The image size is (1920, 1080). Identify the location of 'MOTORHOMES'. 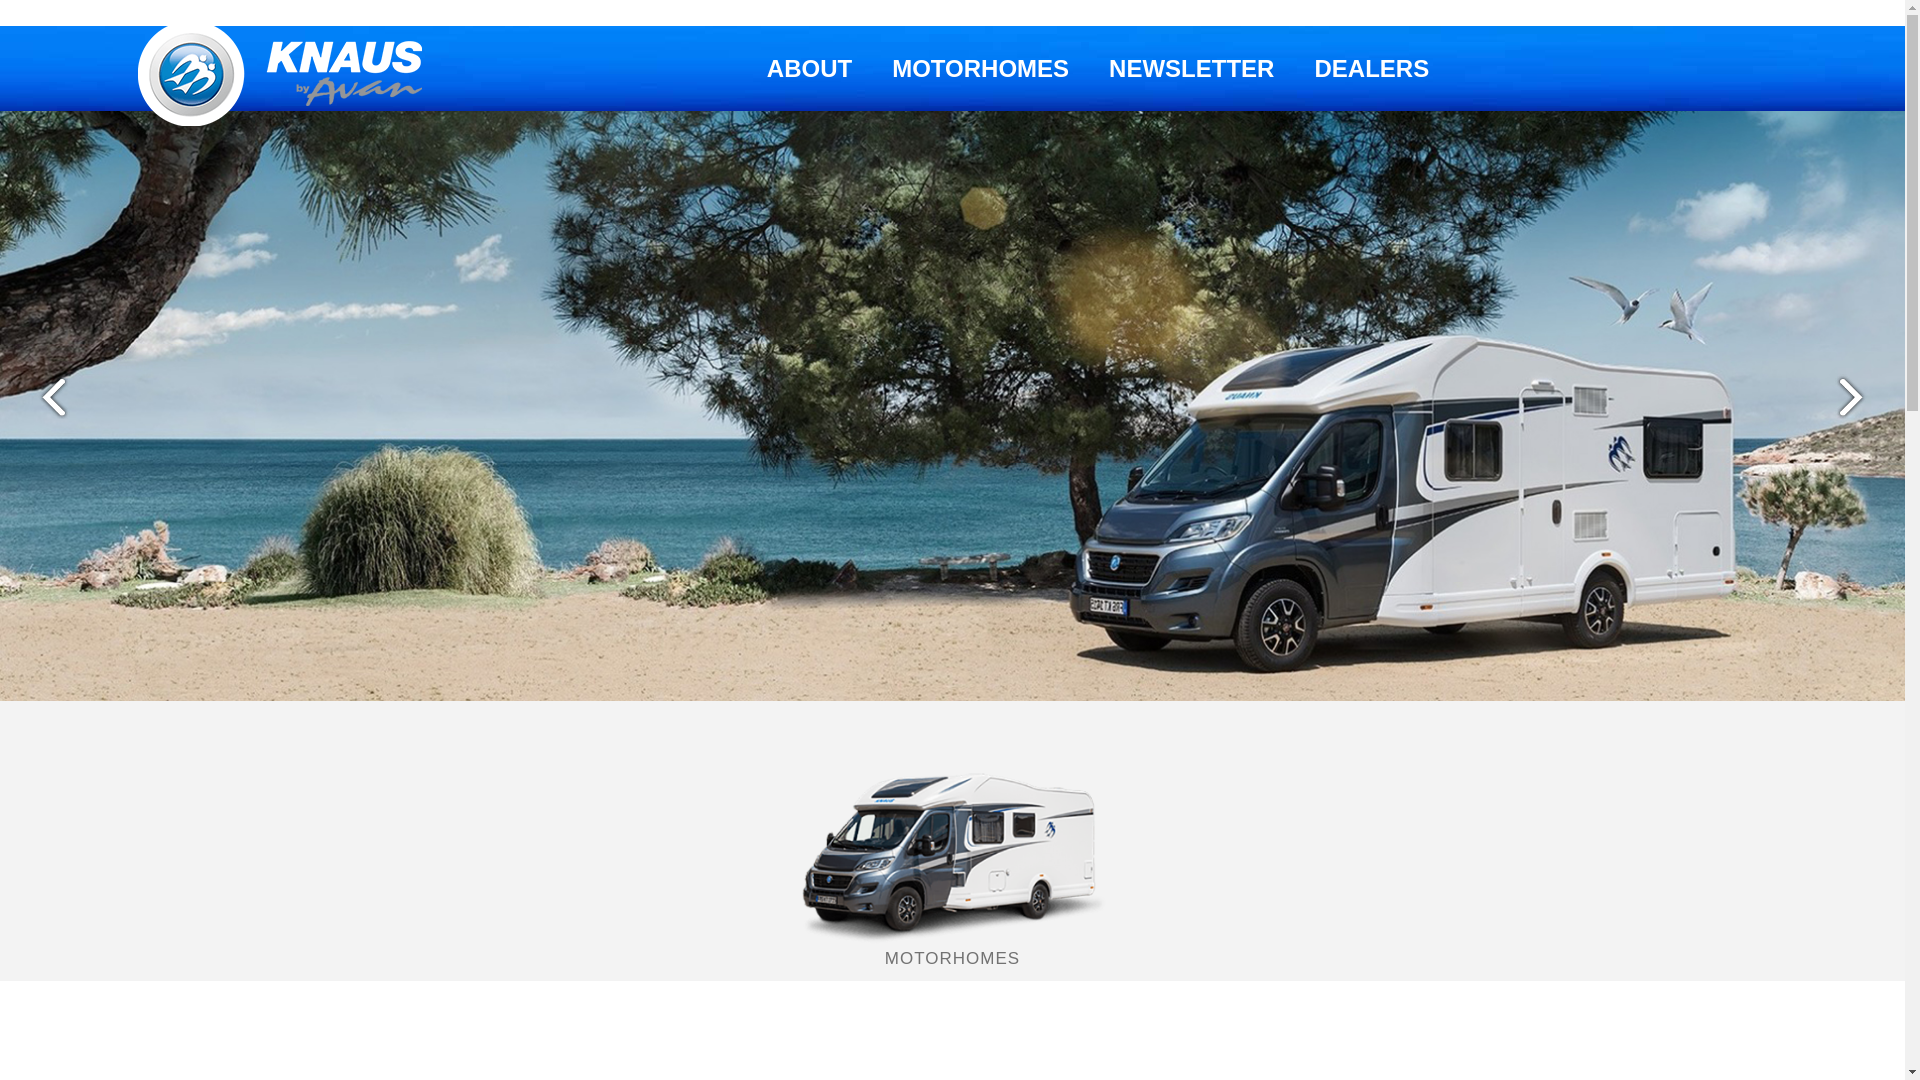
(872, 67).